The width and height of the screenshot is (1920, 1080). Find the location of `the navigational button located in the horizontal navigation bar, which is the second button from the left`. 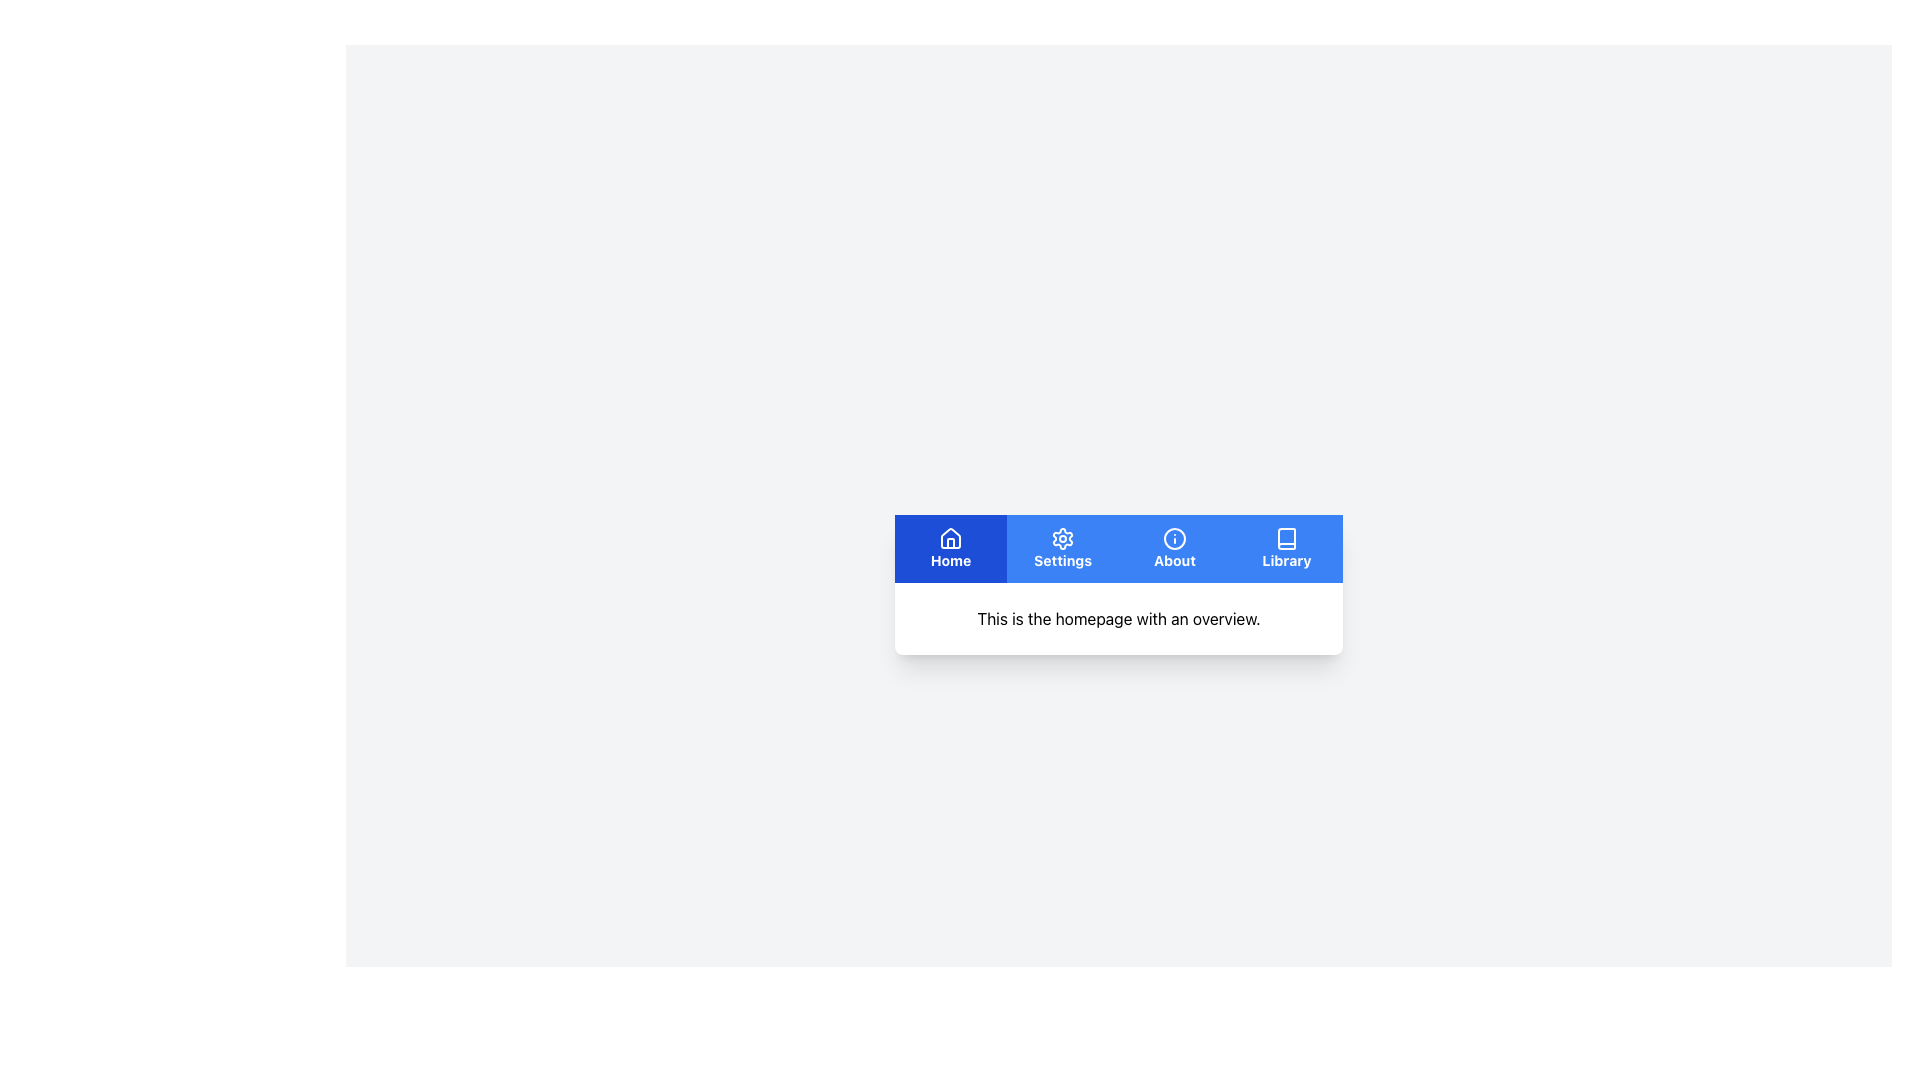

the navigational button located in the horizontal navigation bar, which is the second button from the left is located at coordinates (1061, 548).